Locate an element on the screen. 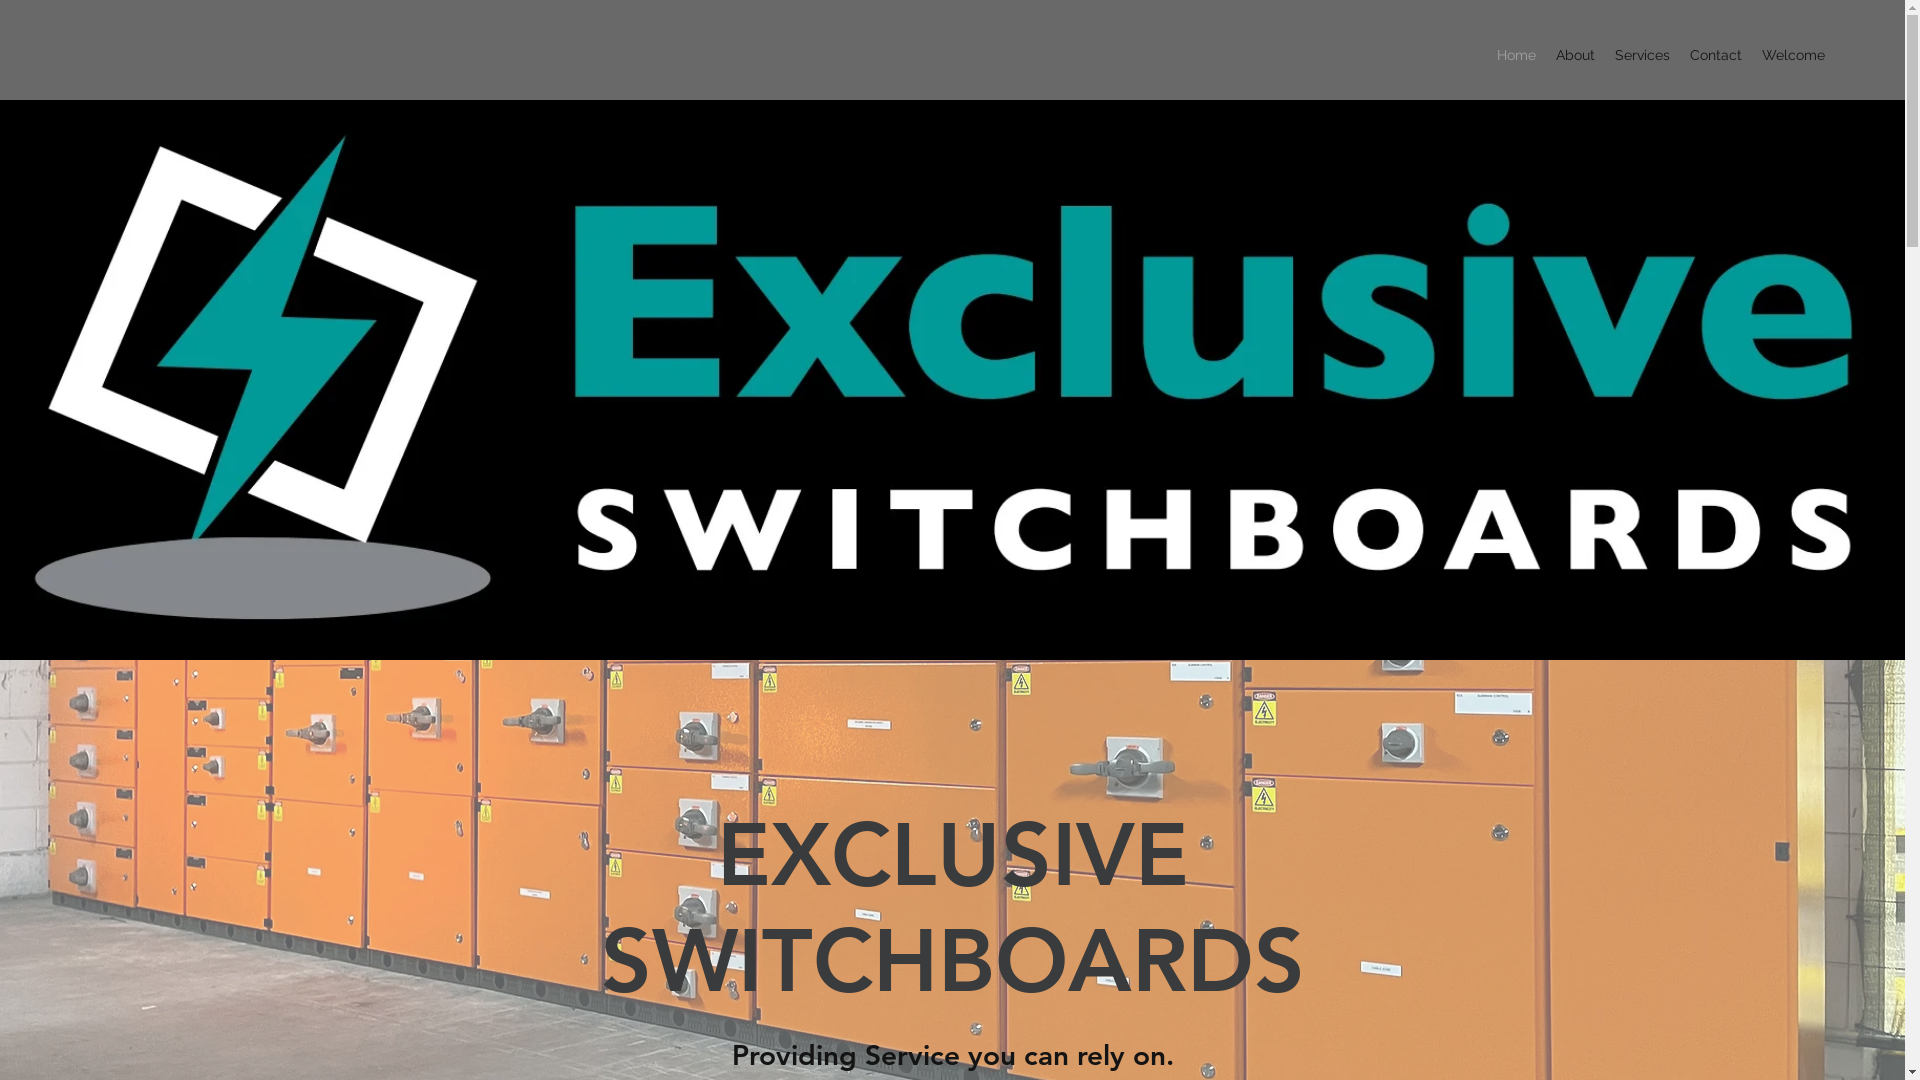 The height and width of the screenshot is (1080, 1920). 'Home' is located at coordinates (1516, 53).